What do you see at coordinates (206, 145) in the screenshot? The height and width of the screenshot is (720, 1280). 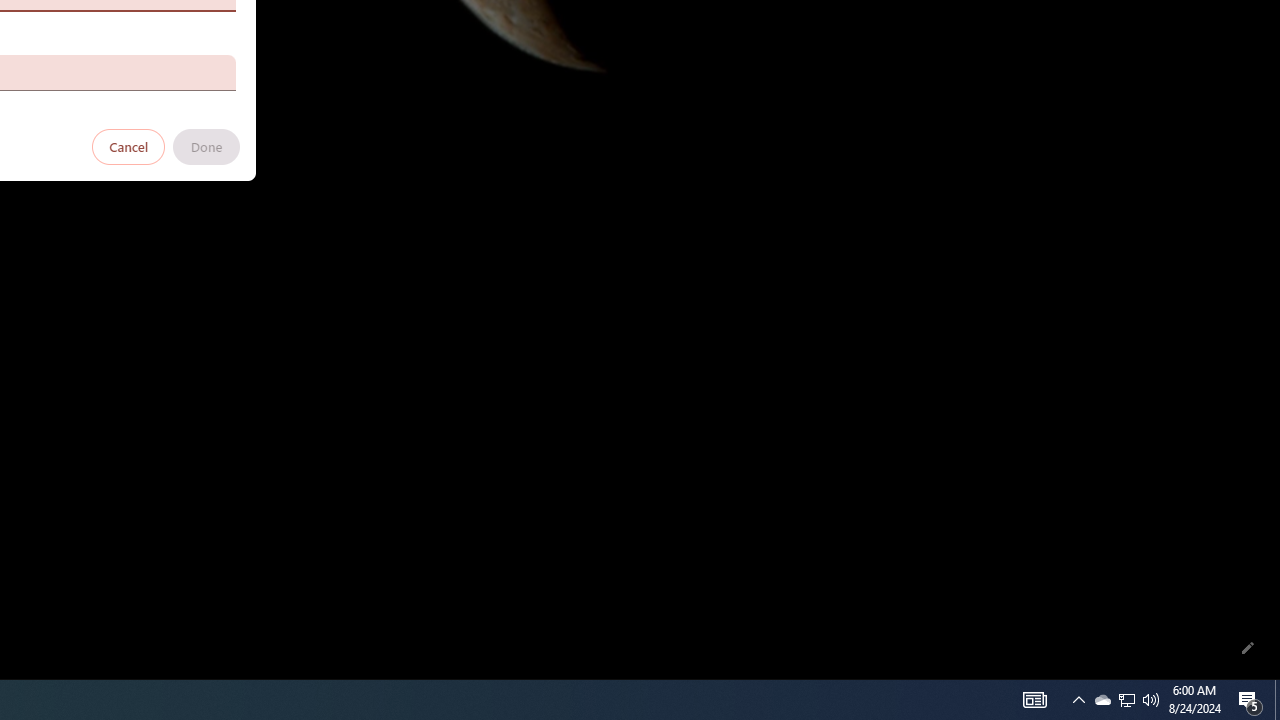 I see `'Done'` at bounding box center [206, 145].